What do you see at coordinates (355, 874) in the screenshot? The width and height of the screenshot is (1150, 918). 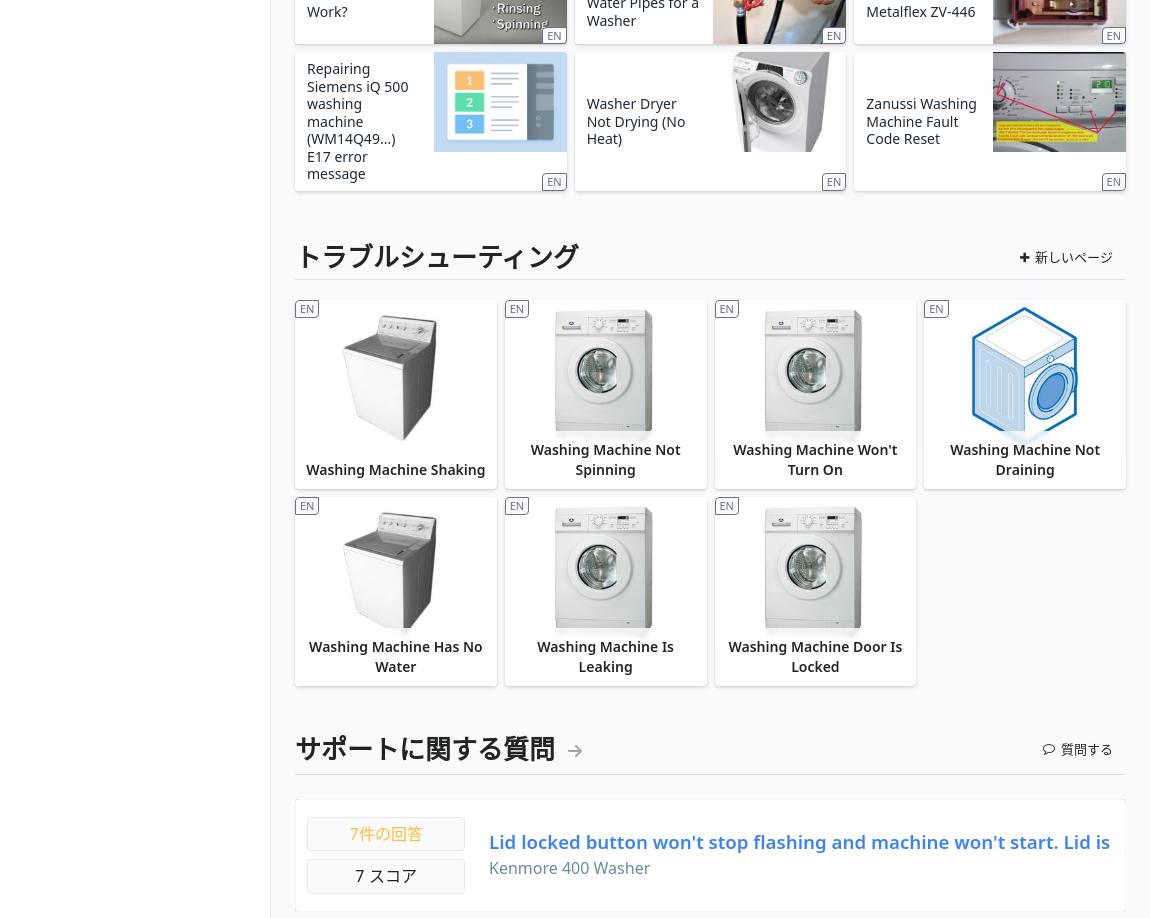 I see `'7 スコア'` at bounding box center [355, 874].